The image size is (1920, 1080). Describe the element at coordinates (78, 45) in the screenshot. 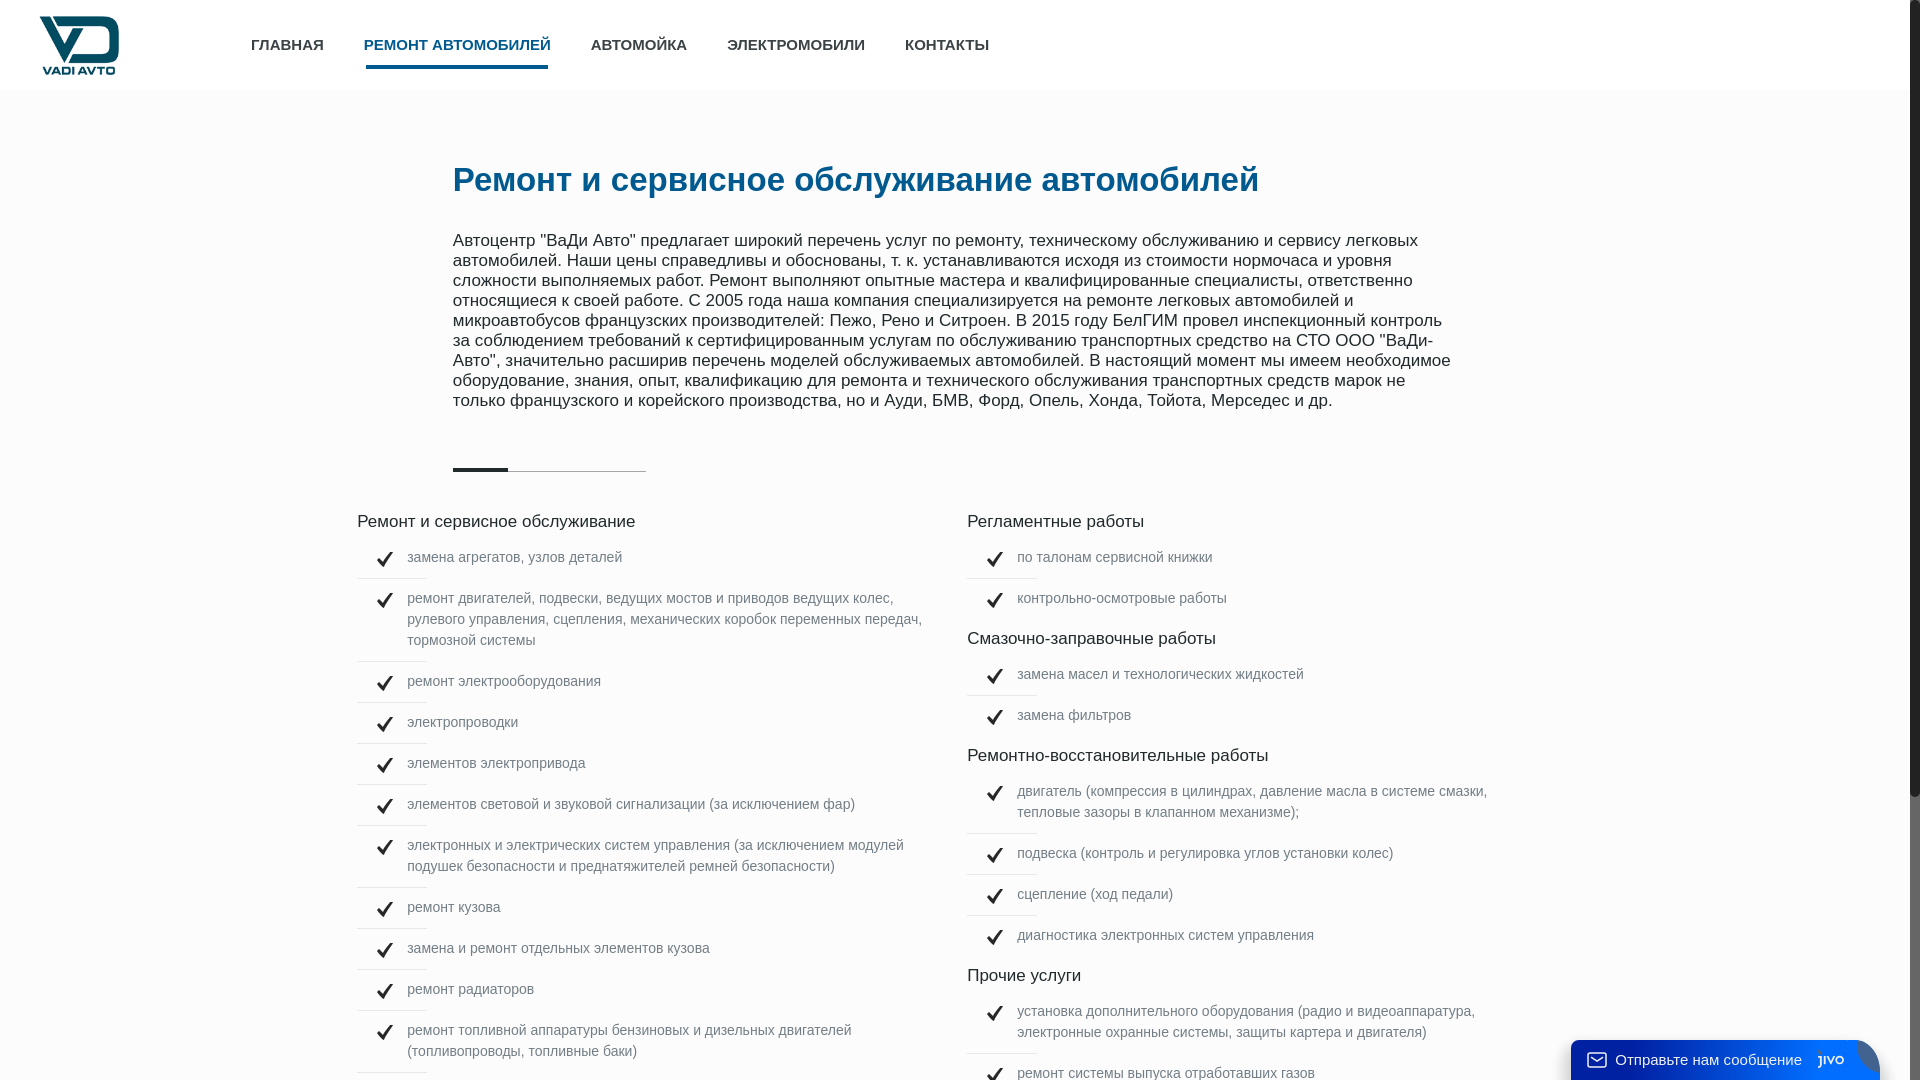

I see `'VADI-AVTO'` at that location.